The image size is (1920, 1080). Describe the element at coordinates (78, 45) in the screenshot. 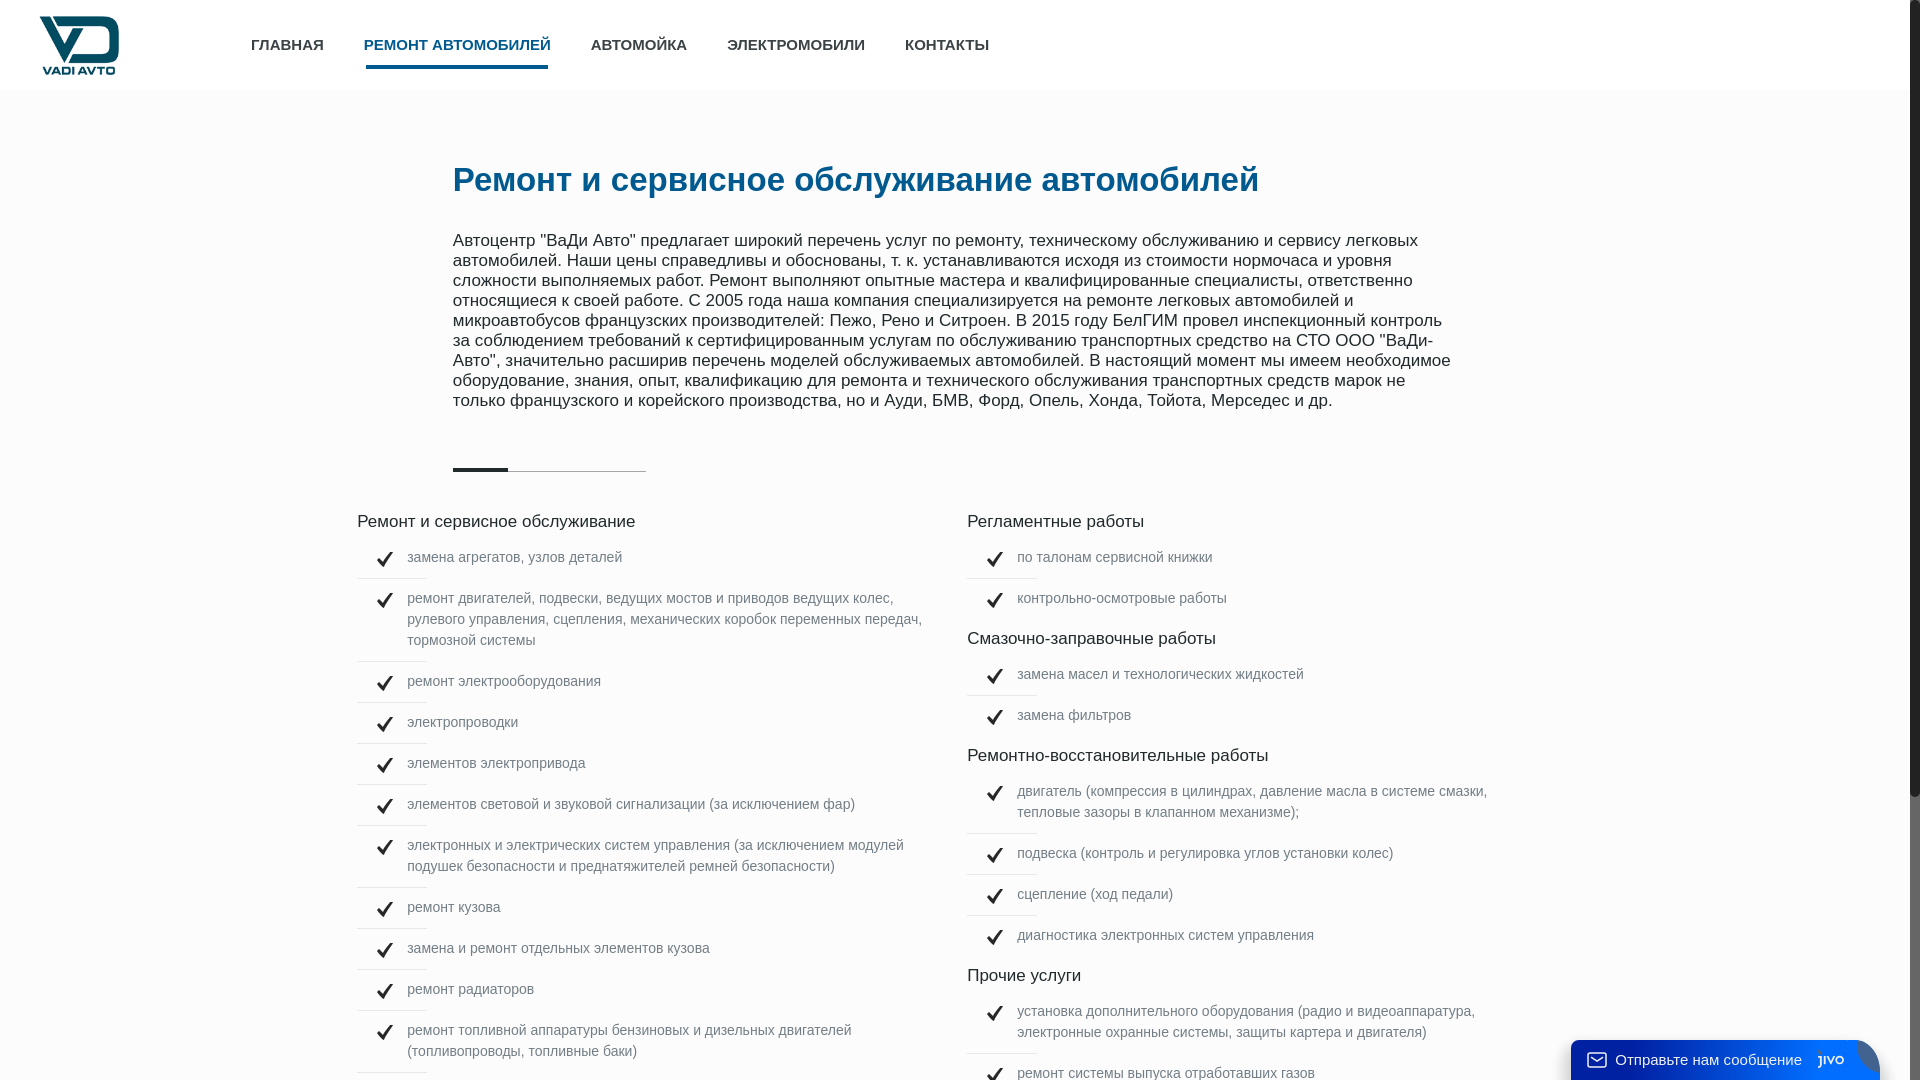

I see `'VADI-AVTO'` at that location.